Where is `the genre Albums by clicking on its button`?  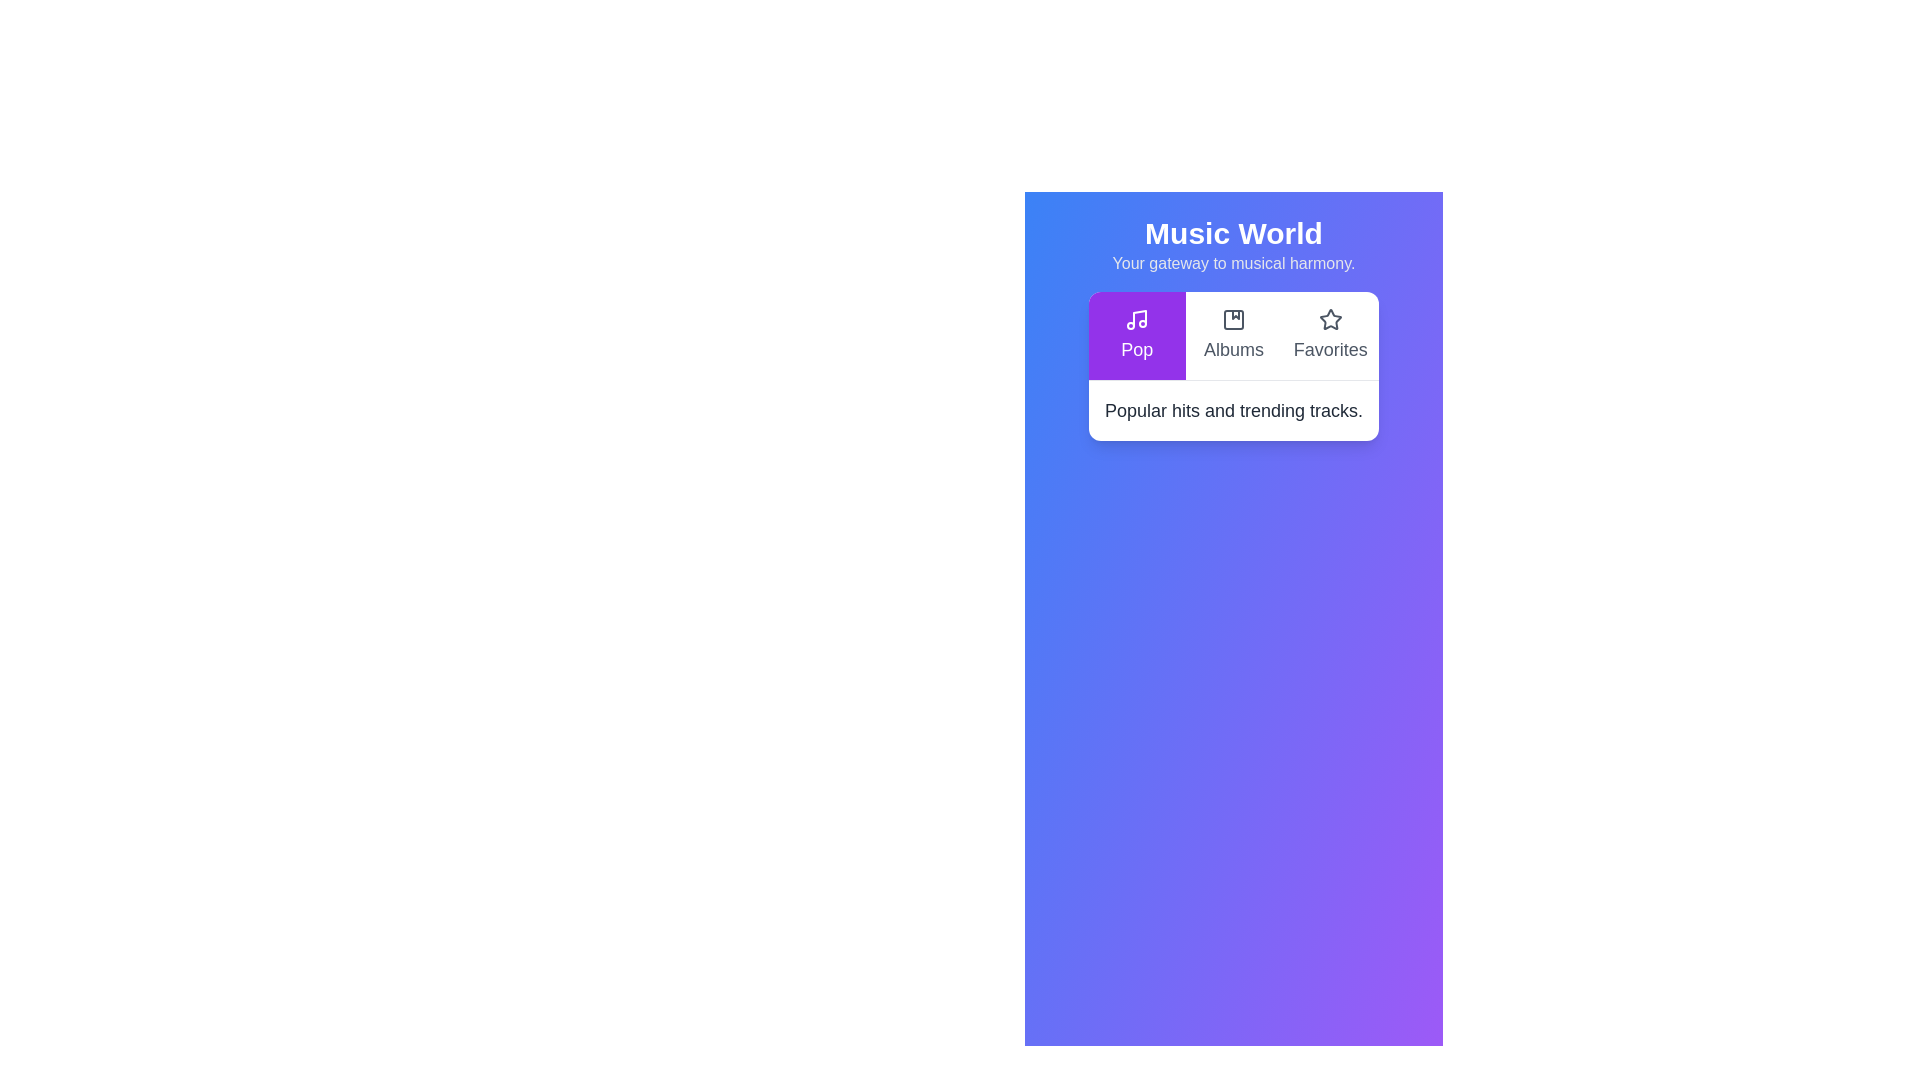
the genre Albums by clicking on its button is located at coordinates (1232, 334).